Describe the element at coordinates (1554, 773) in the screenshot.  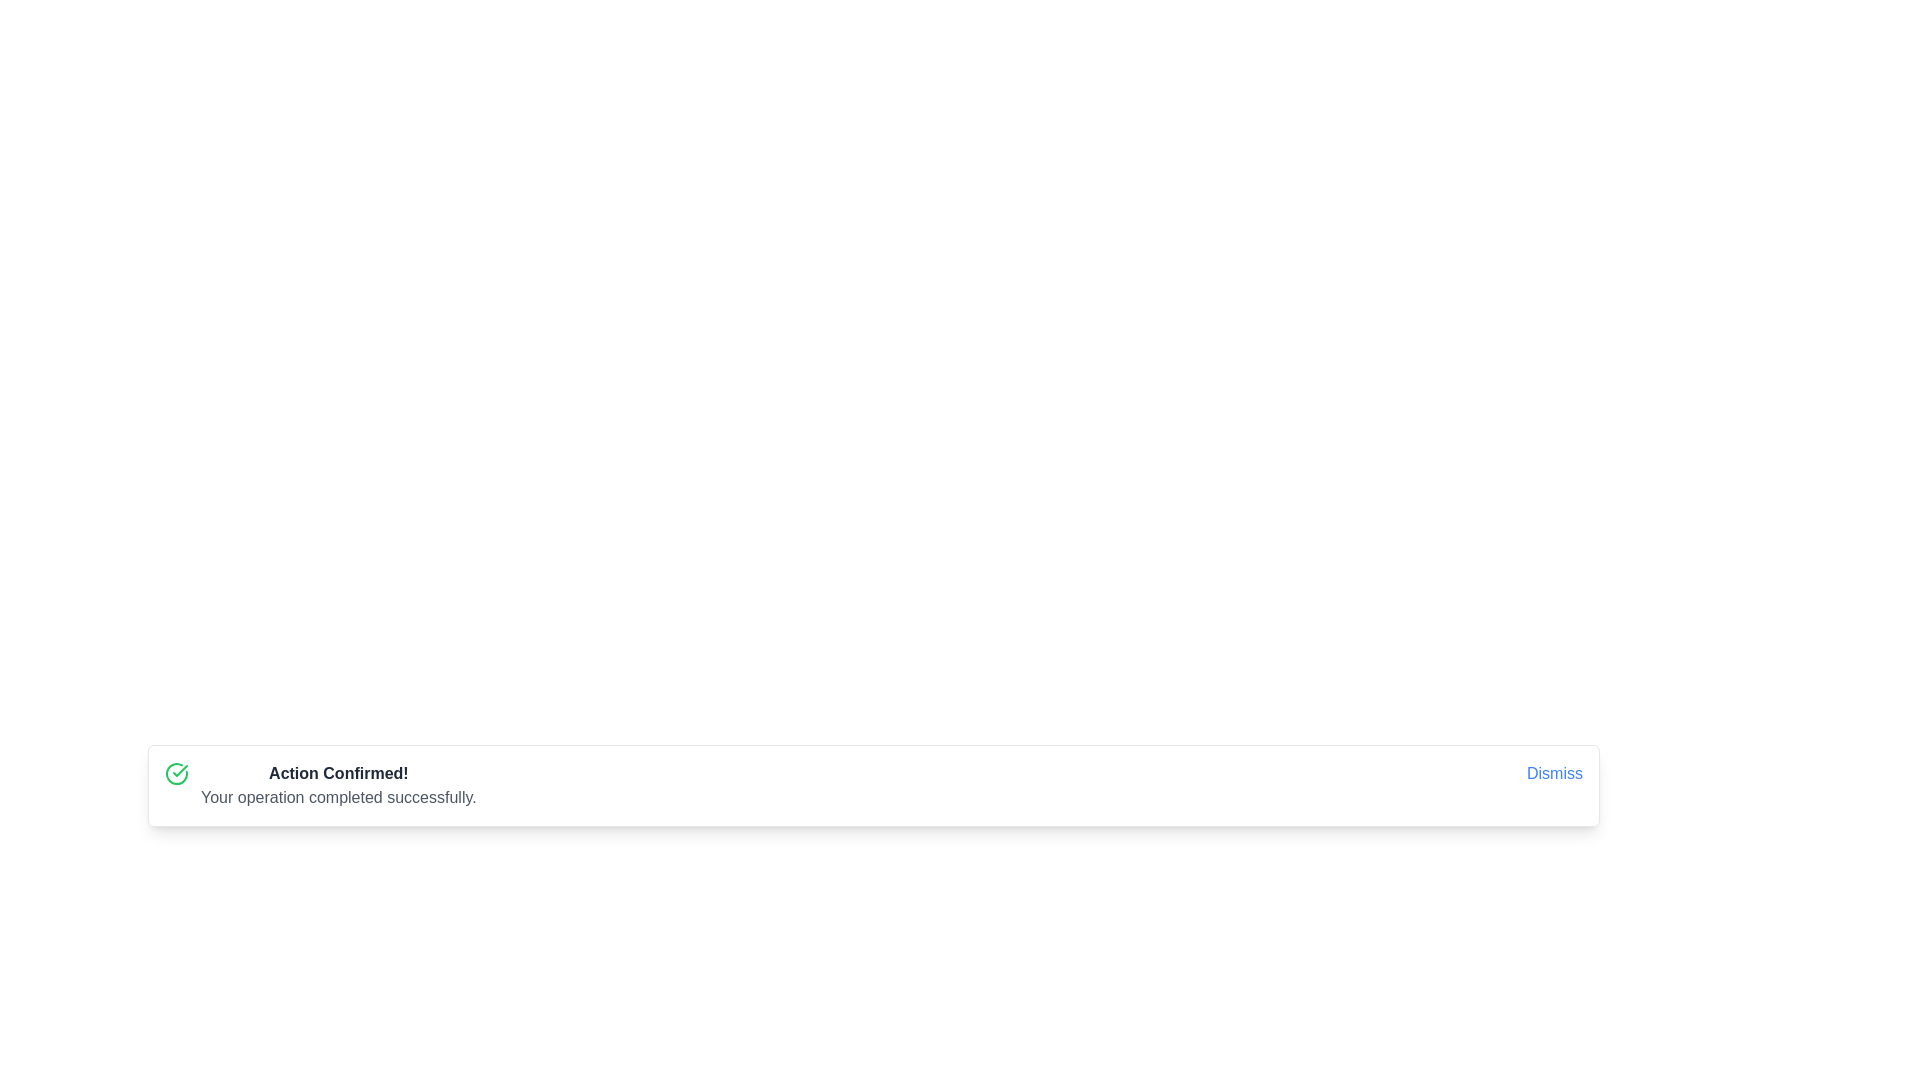
I see `the 'Dismiss' button to view the hover effect` at that location.